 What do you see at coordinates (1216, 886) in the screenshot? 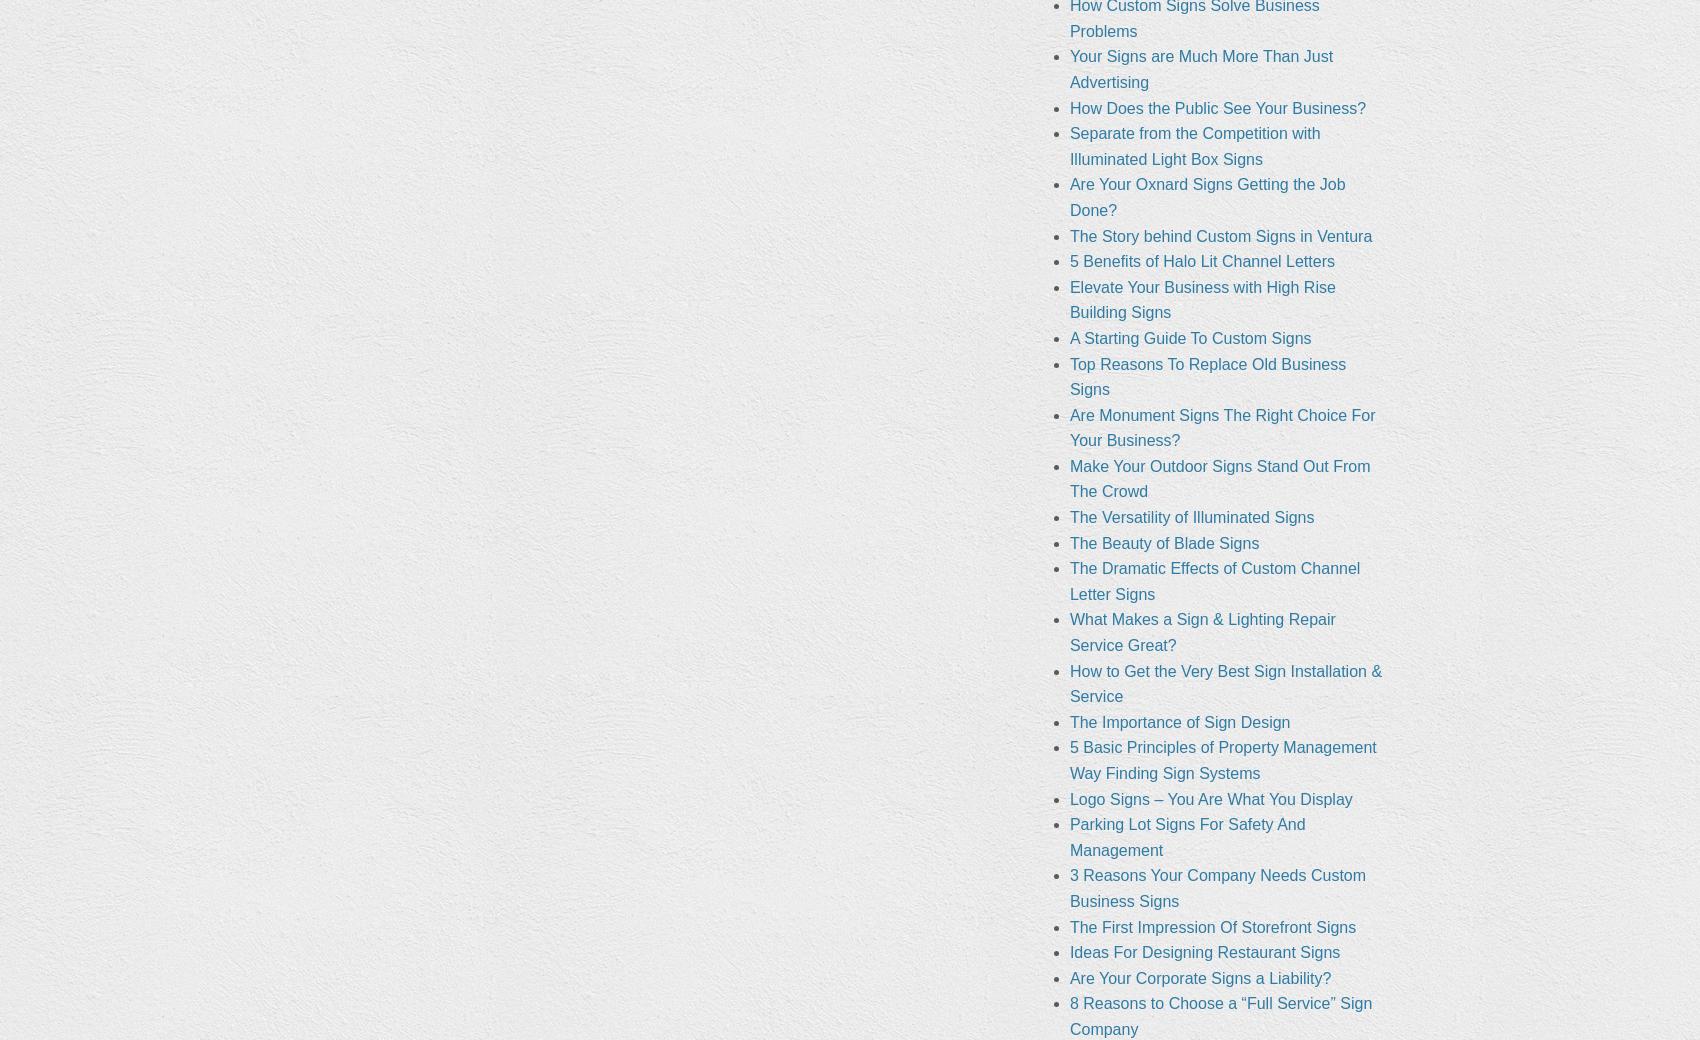
I see `'3 Reasons Your Company Needs Custom Business Signs'` at bounding box center [1216, 886].